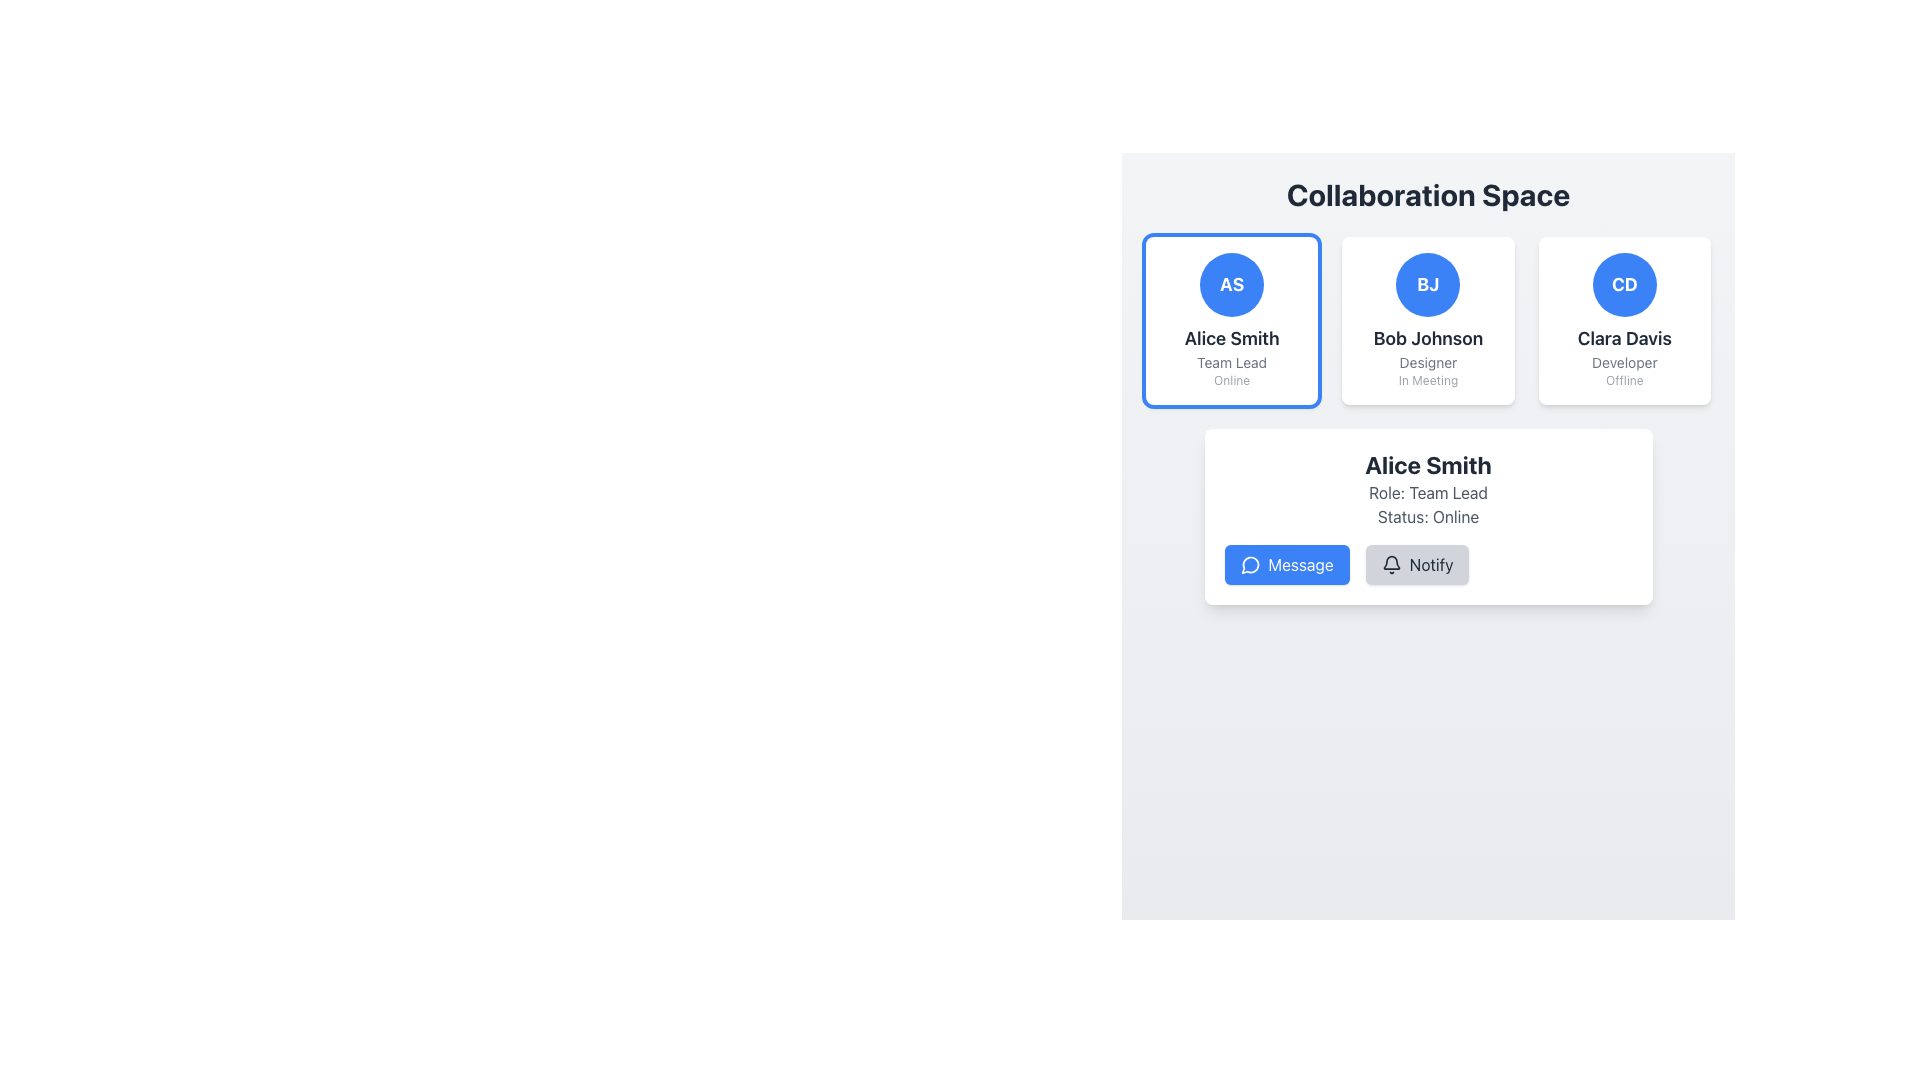 Image resolution: width=1920 pixels, height=1080 pixels. I want to click on the text label displaying 'Designer' located below the name 'Bob Johnson' within a user card in the main interface grid, so click(1427, 362).